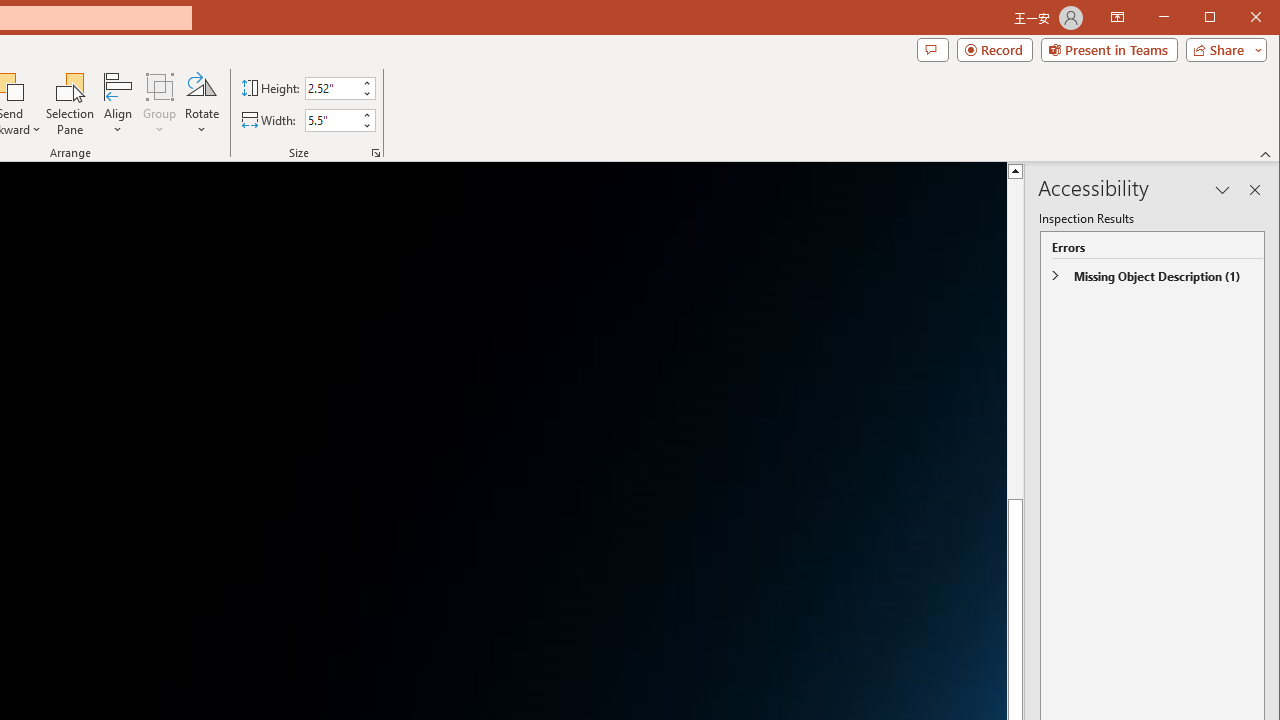 The image size is (1280, 720). What do you see at coordinates (70, 104) in the screenshot?
I see `'Selection Pane...'` at bounding box center [70, 104].